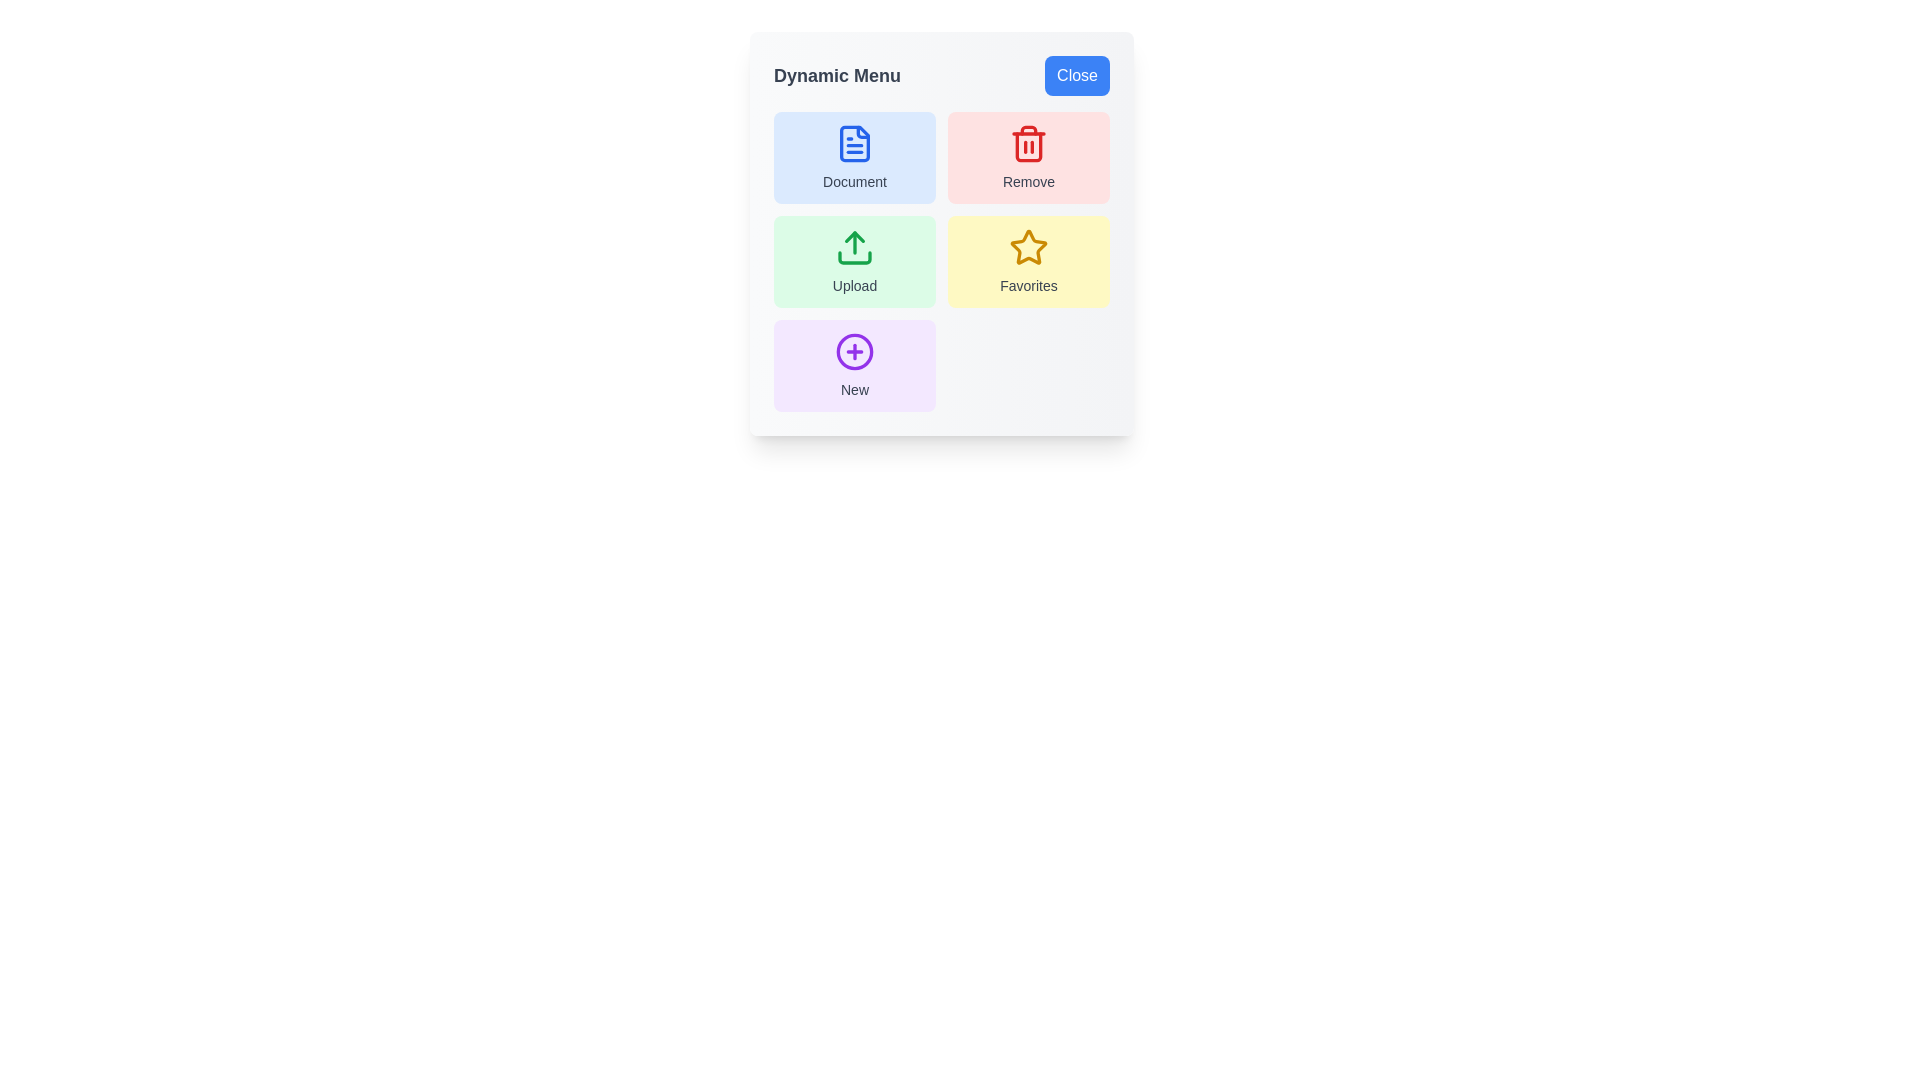 Image resolution: width=1920 pixels, height=1080 pixels. What do you see at coordinates (1028, 261) in the screenshot?
I see `the 'Favorites' button located in the second column of the second row within the 'Dynamic Menu' grid layout to trigger its hover state` at bounding box center [1028, 261].